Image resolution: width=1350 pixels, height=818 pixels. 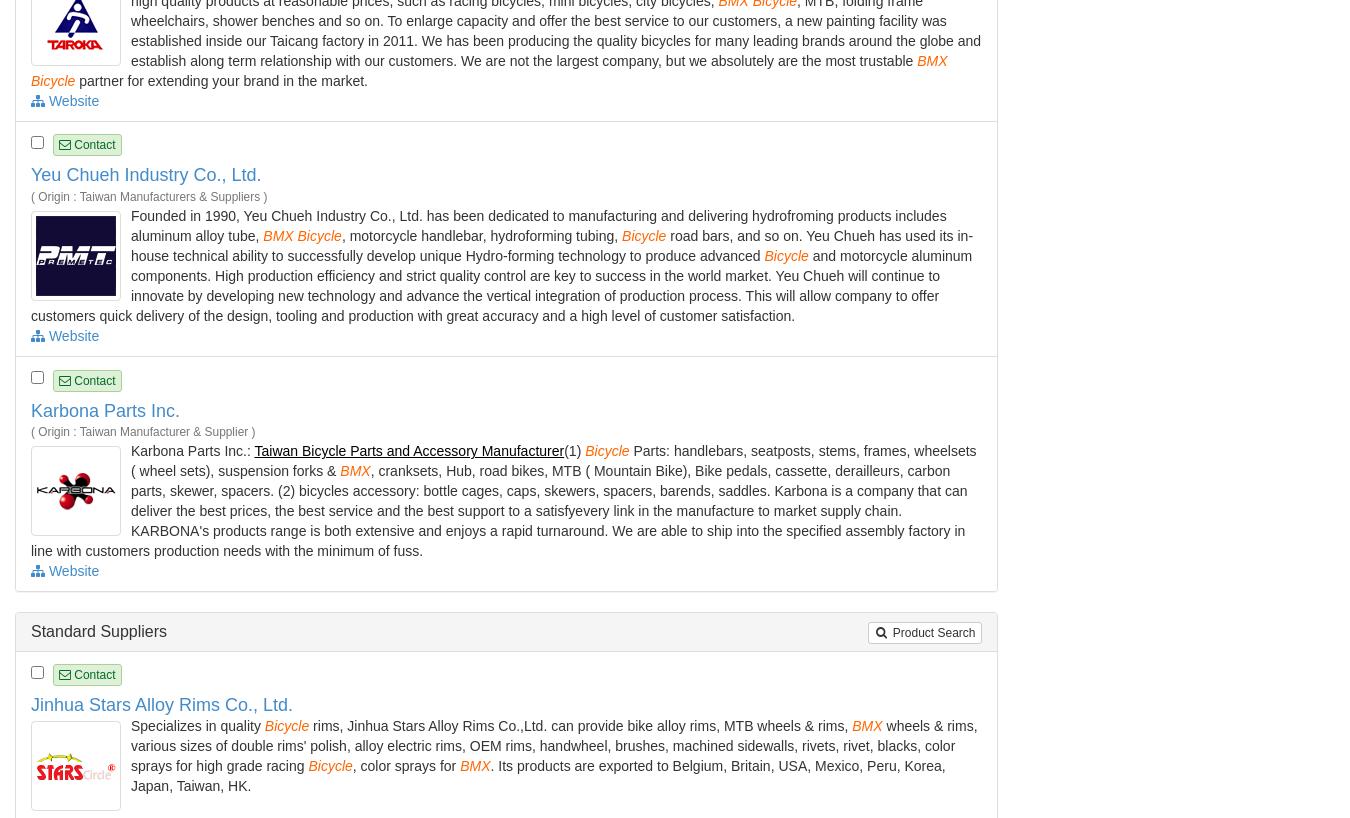 What do you see at coordinates (480, 235) in the screenshot?
I see `', motorcycle handlebar, hydroforming tubing,'` at bounding box center [480, 235].